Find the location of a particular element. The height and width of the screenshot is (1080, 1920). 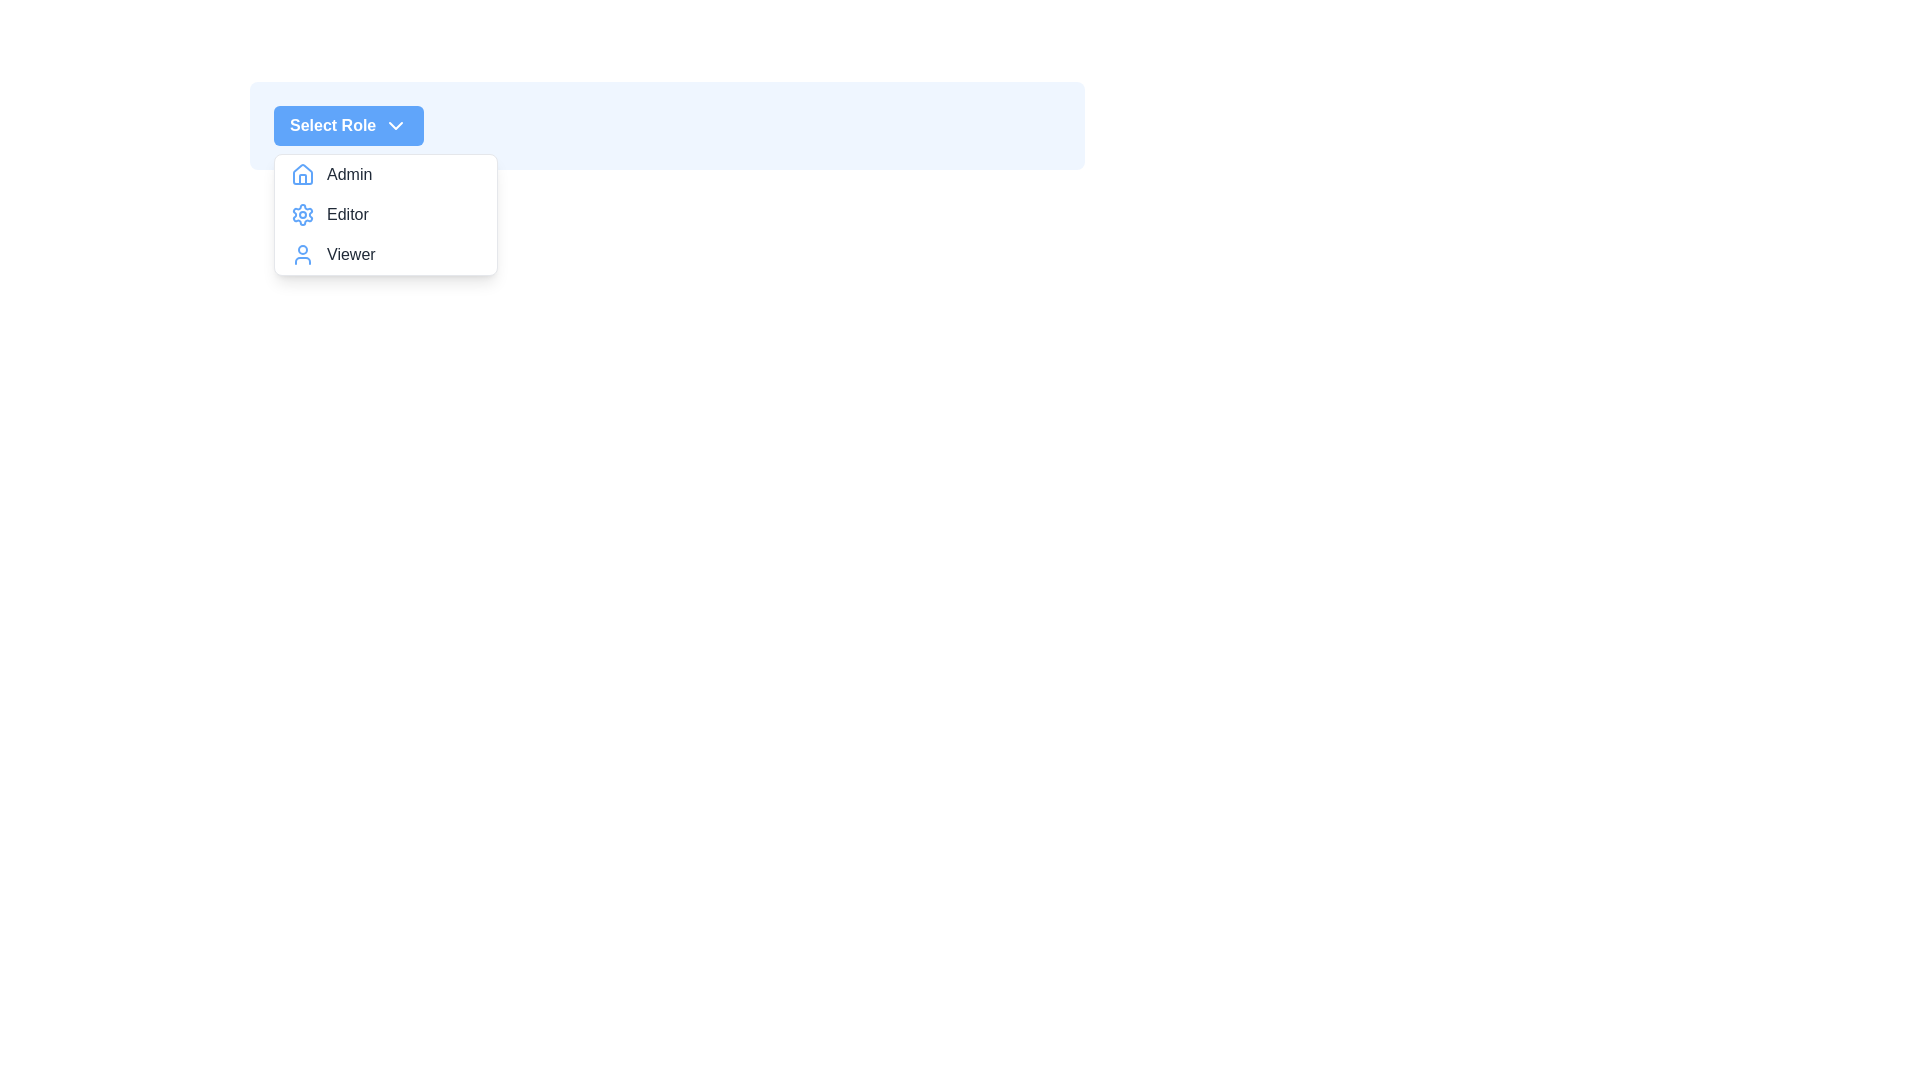

the role Viewer from the dropdown menu is located at coordinates (385, 253).